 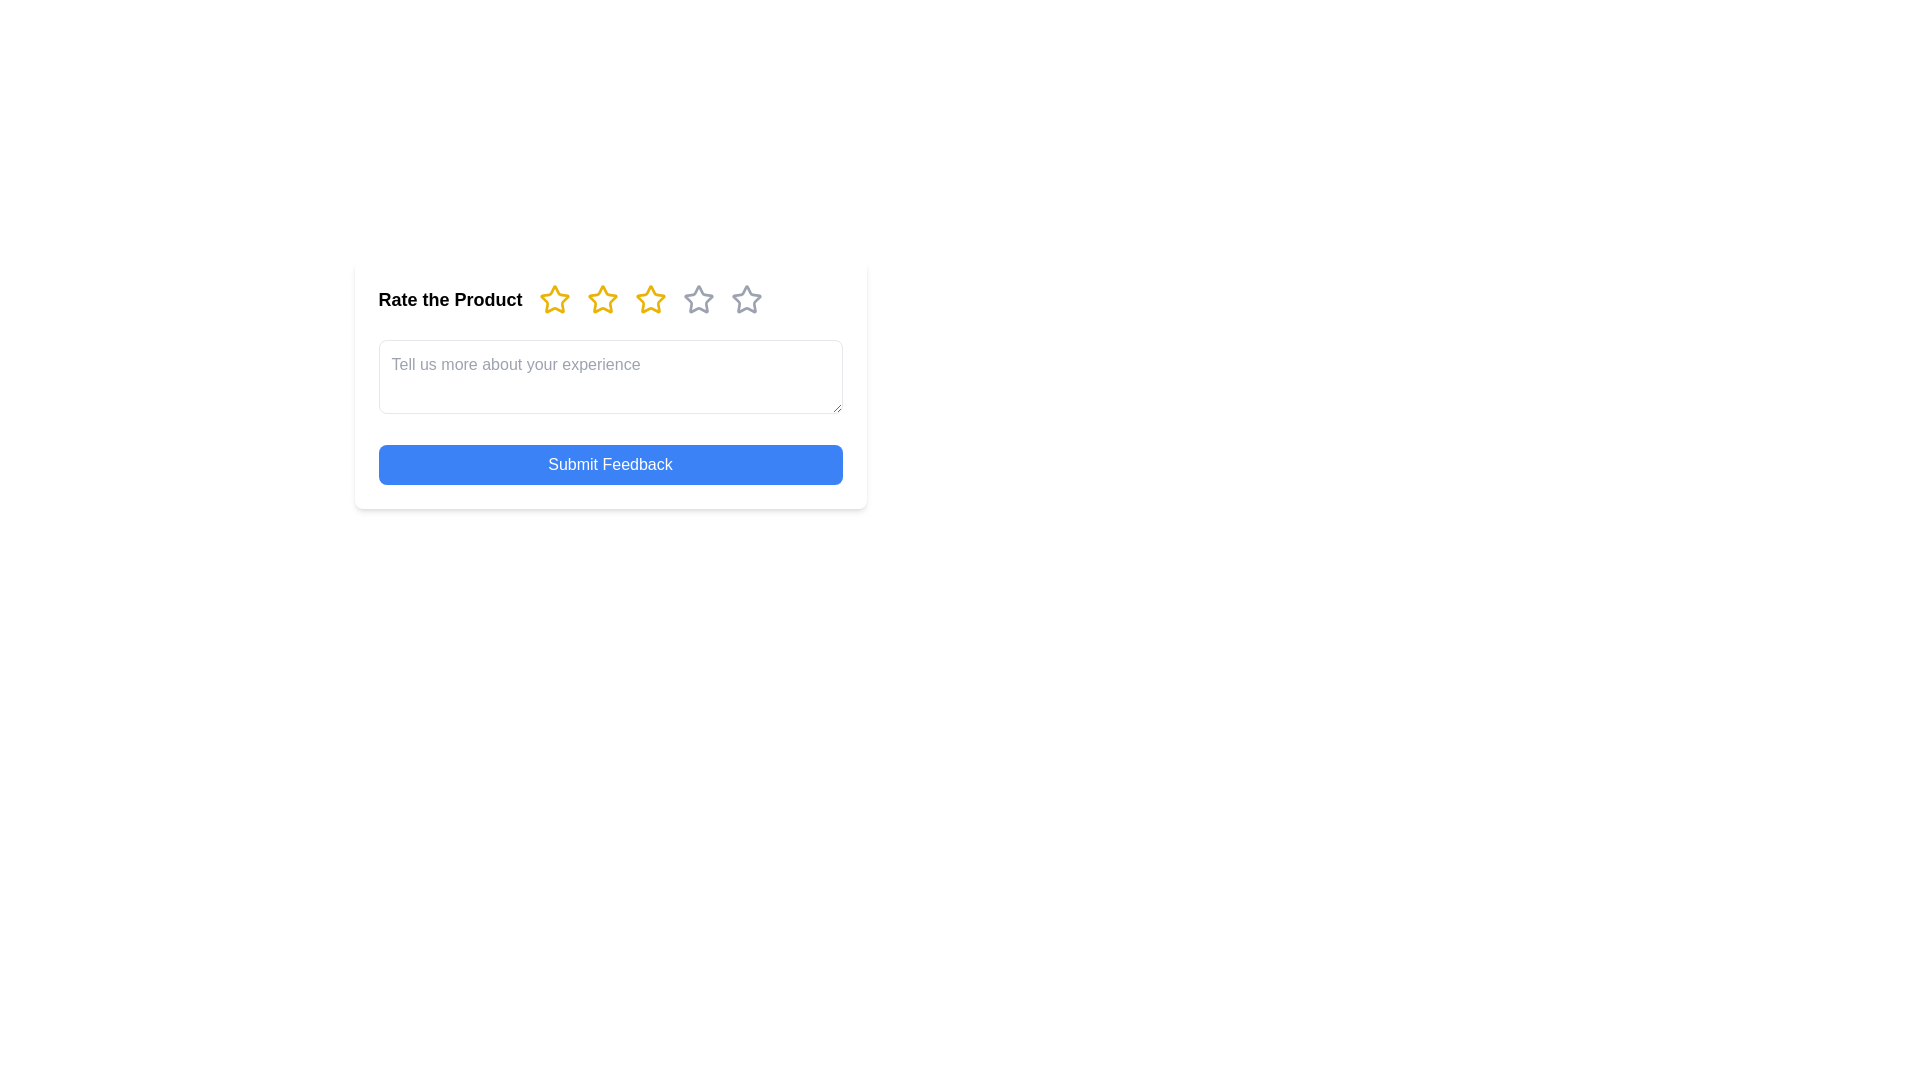 I want to click on the fourth star icon in the star rating component, so click(x=698, y=299).